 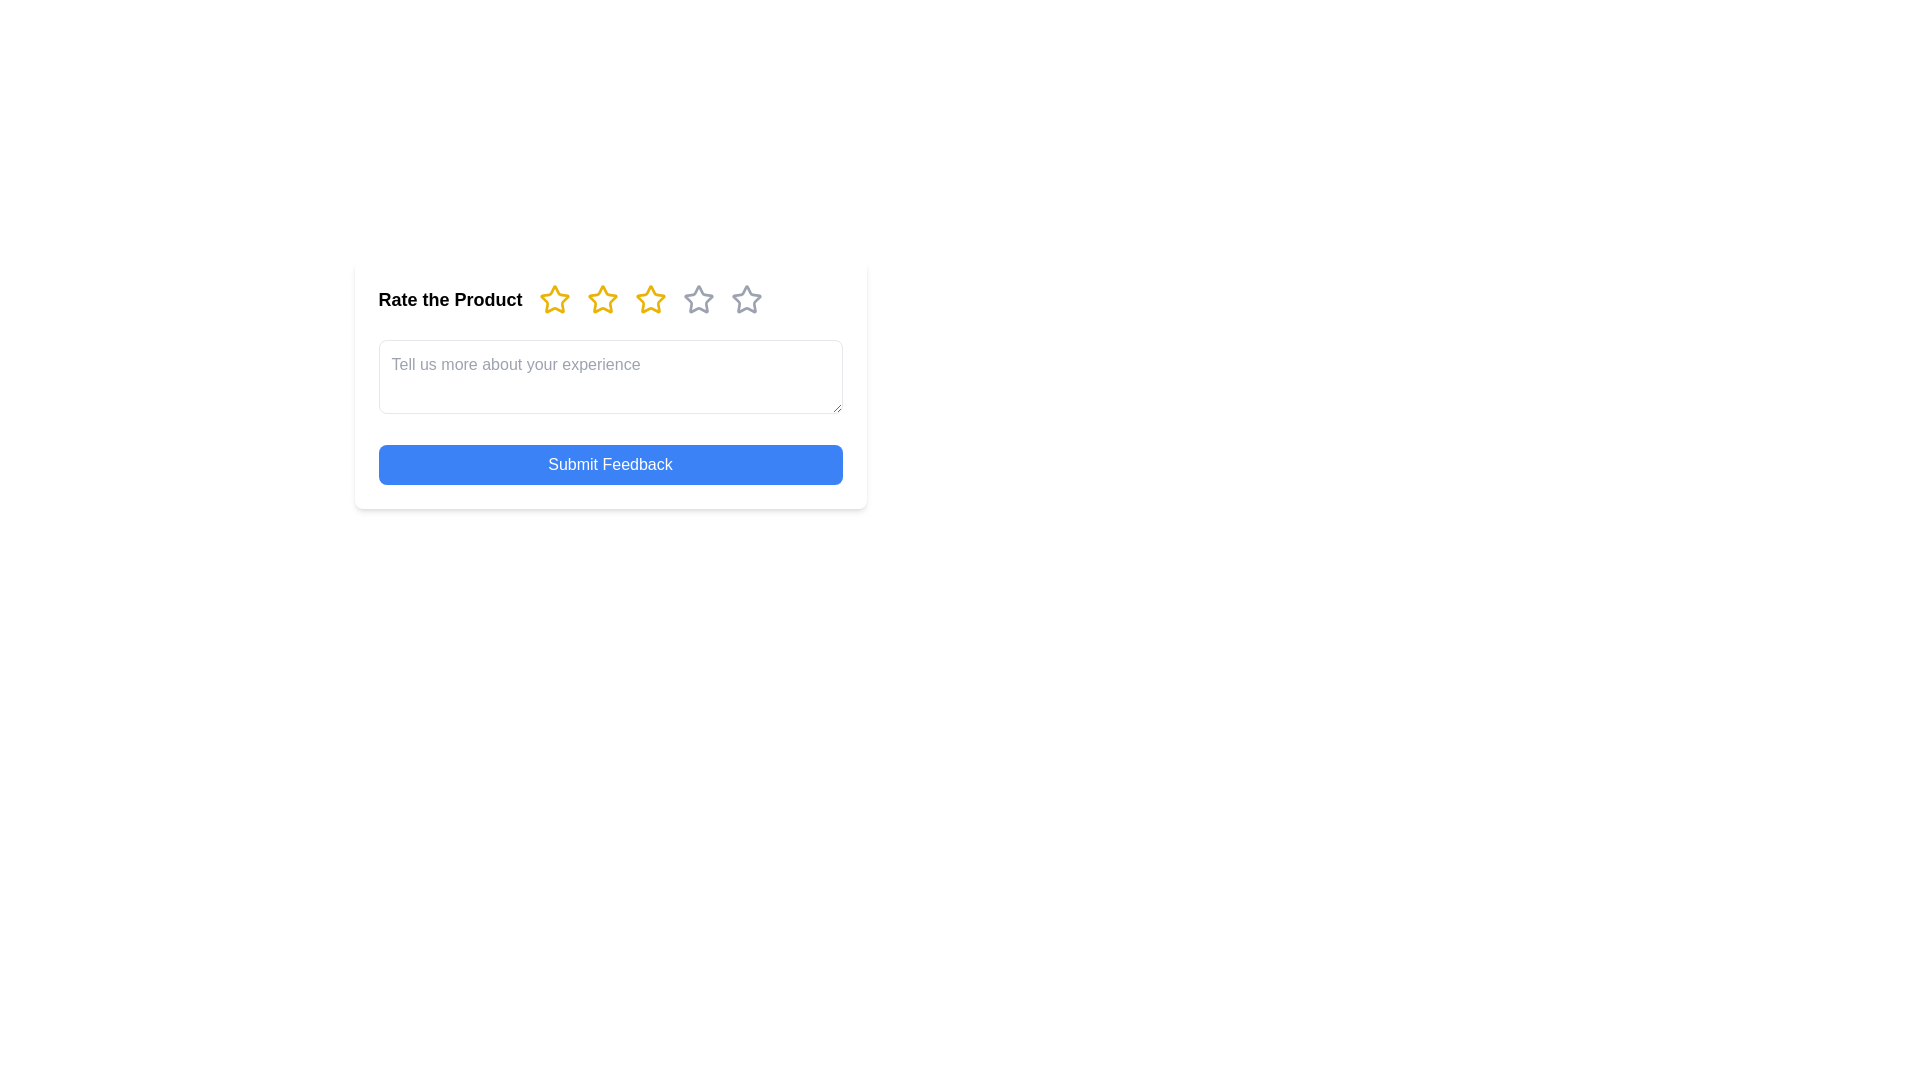 I want to click on the fourth star icon in the star rating component, so click(x=698, y=299).